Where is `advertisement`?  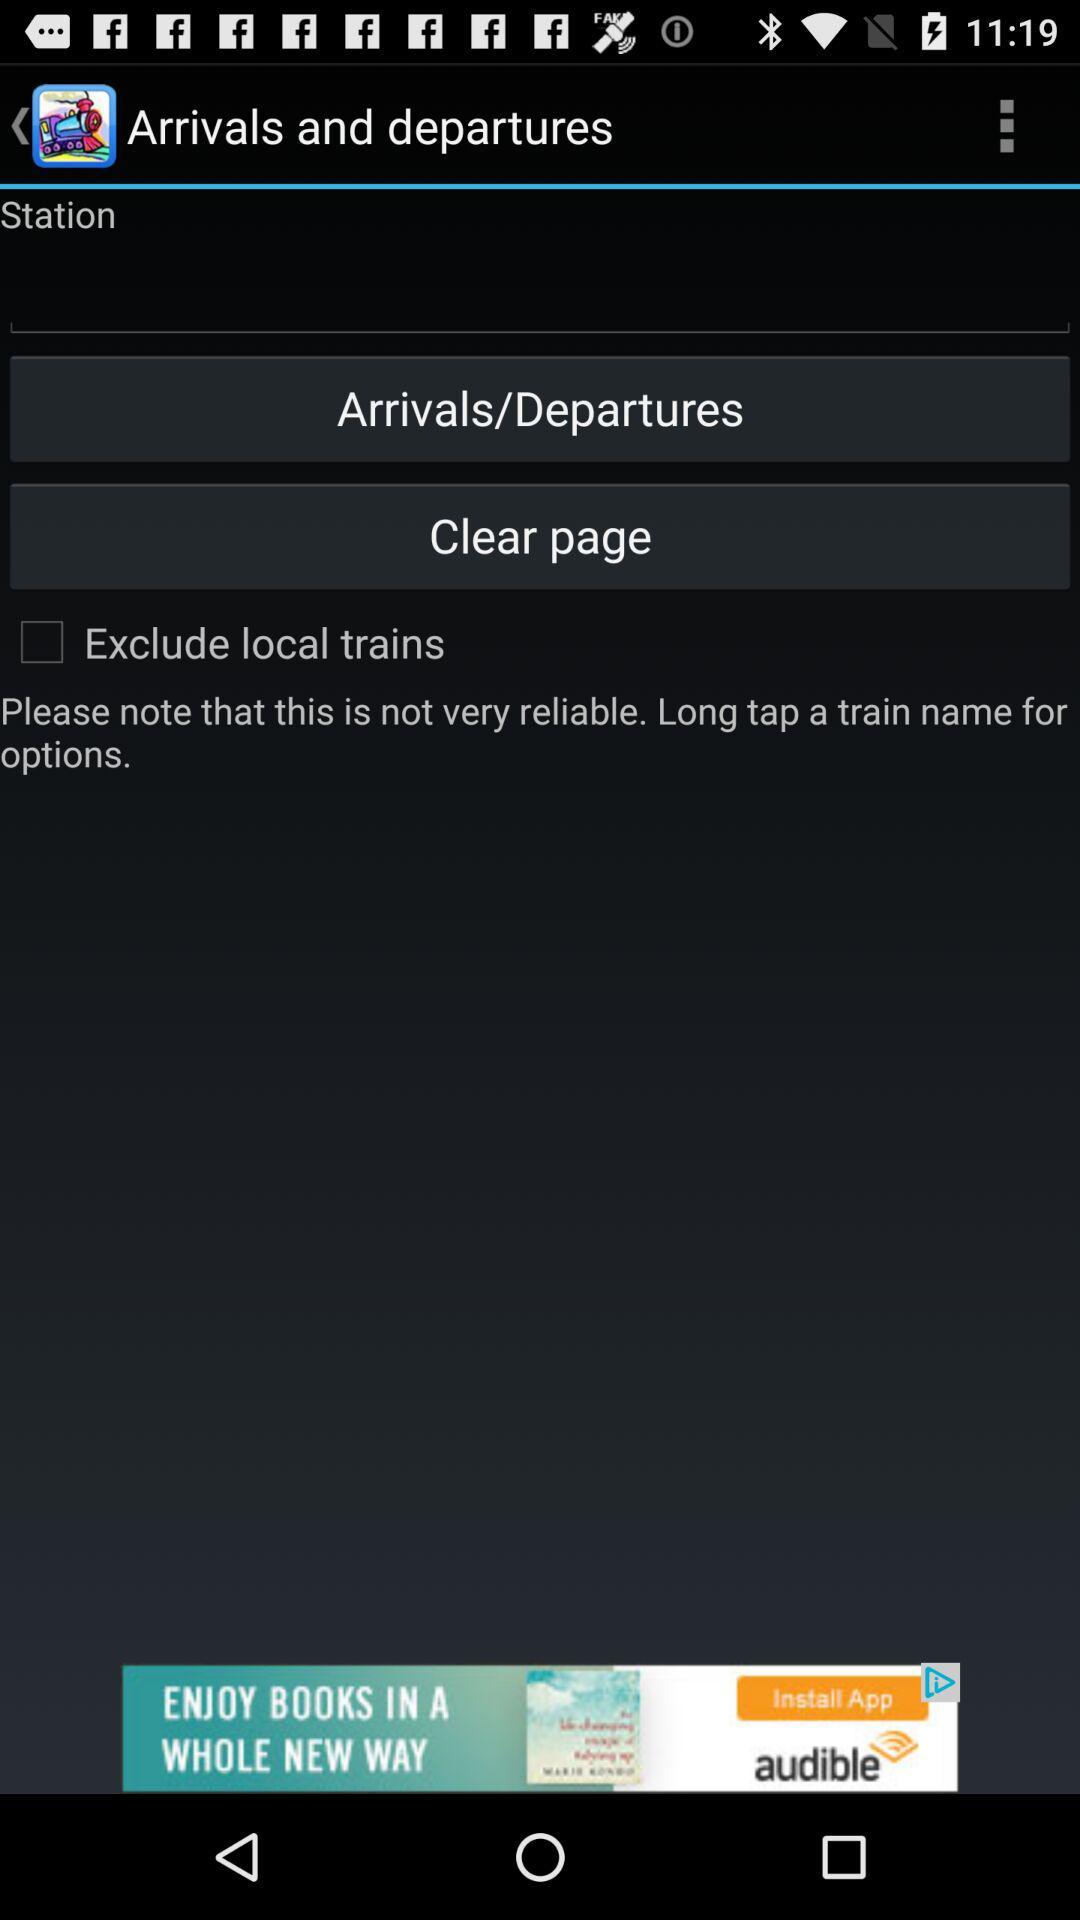
advertisement is located at coordinates (540, 1727).